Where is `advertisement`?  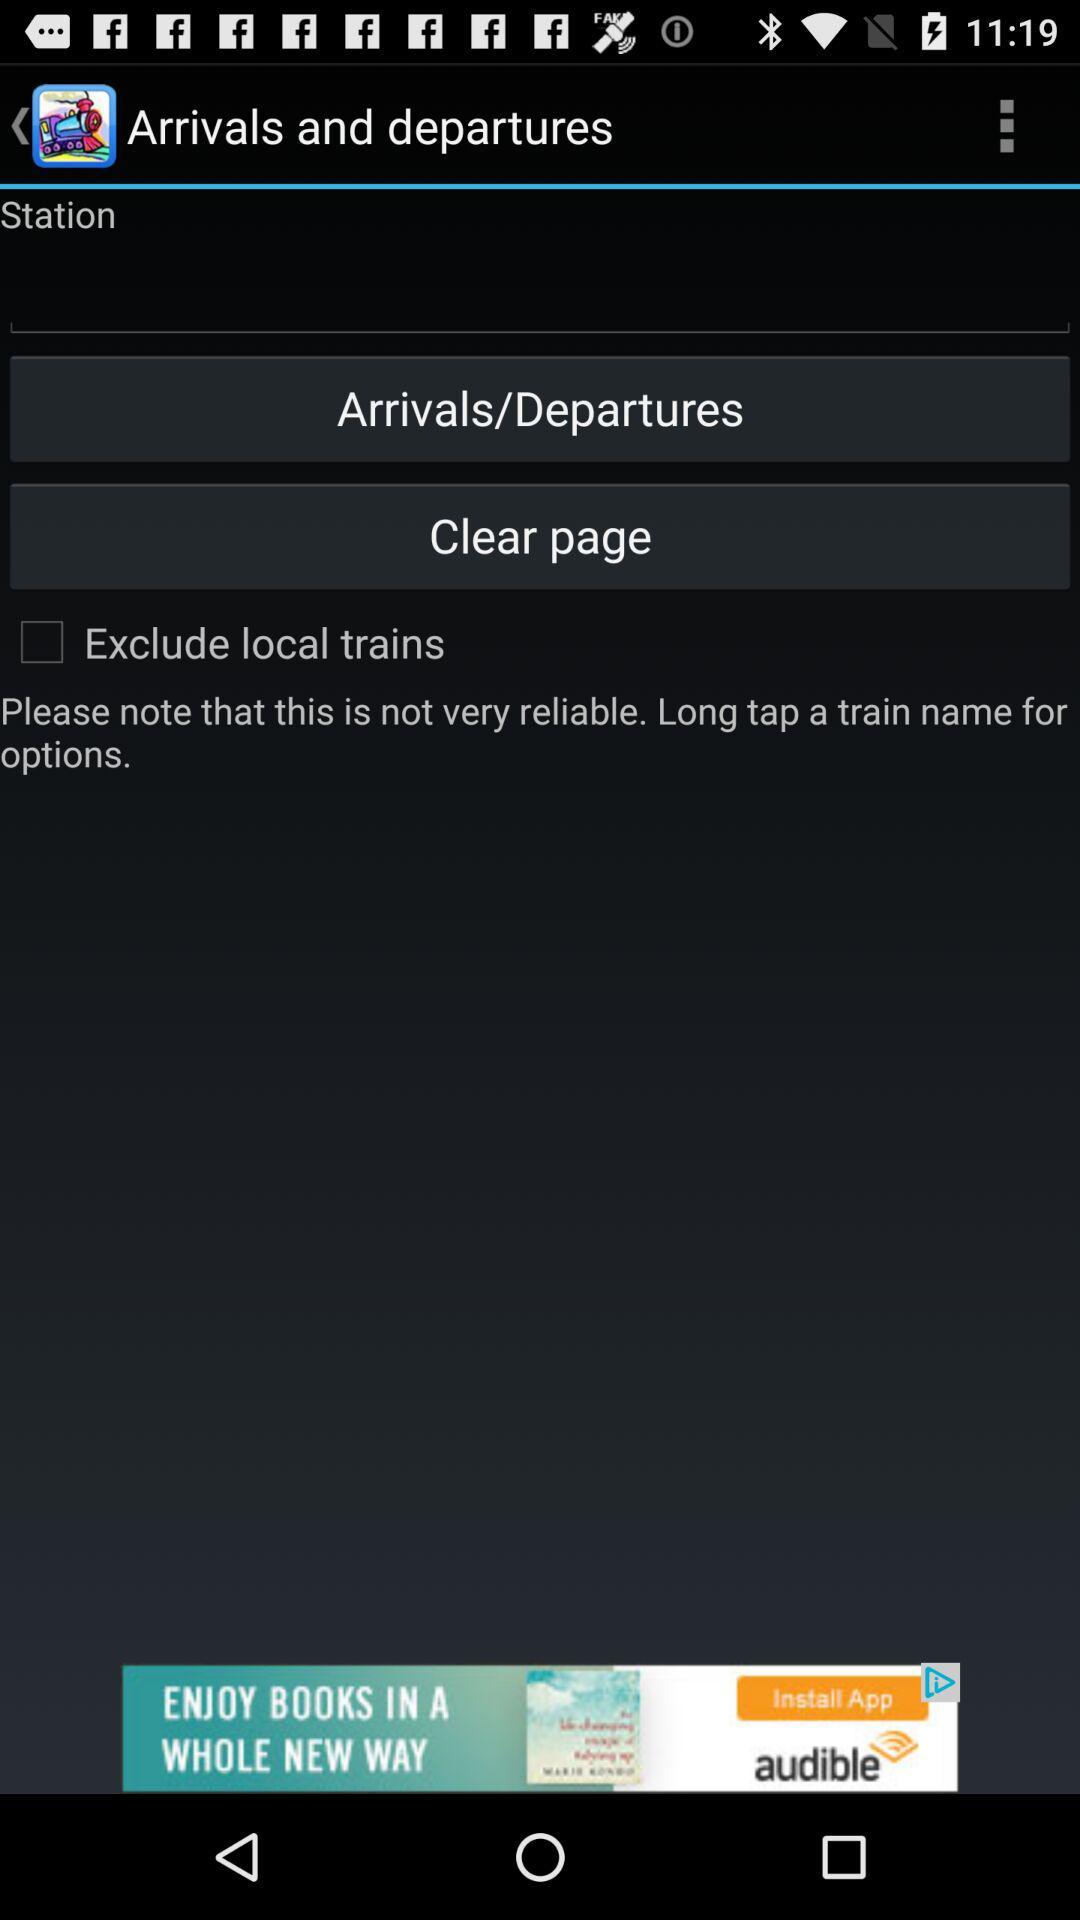
advertisement is located at coordinates (540, 1727).